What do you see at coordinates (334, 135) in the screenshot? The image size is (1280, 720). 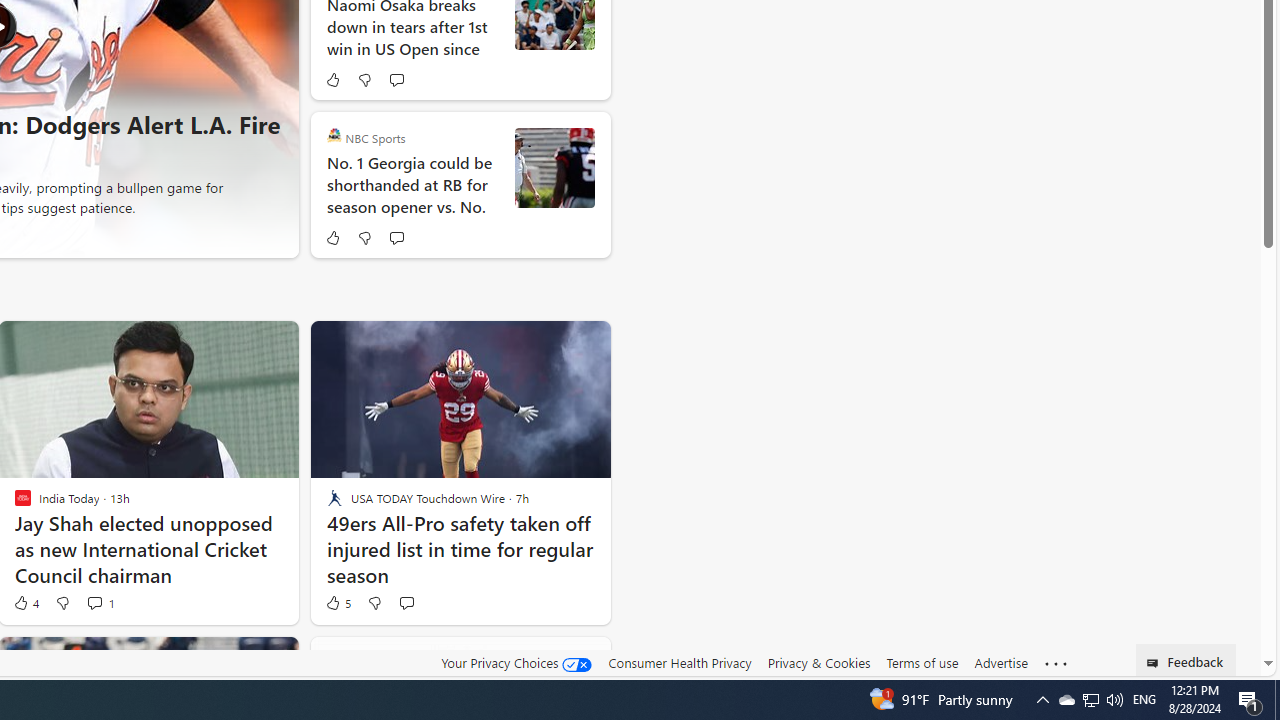 I see `'NBC Sports'` at bounding box center [334, 135].